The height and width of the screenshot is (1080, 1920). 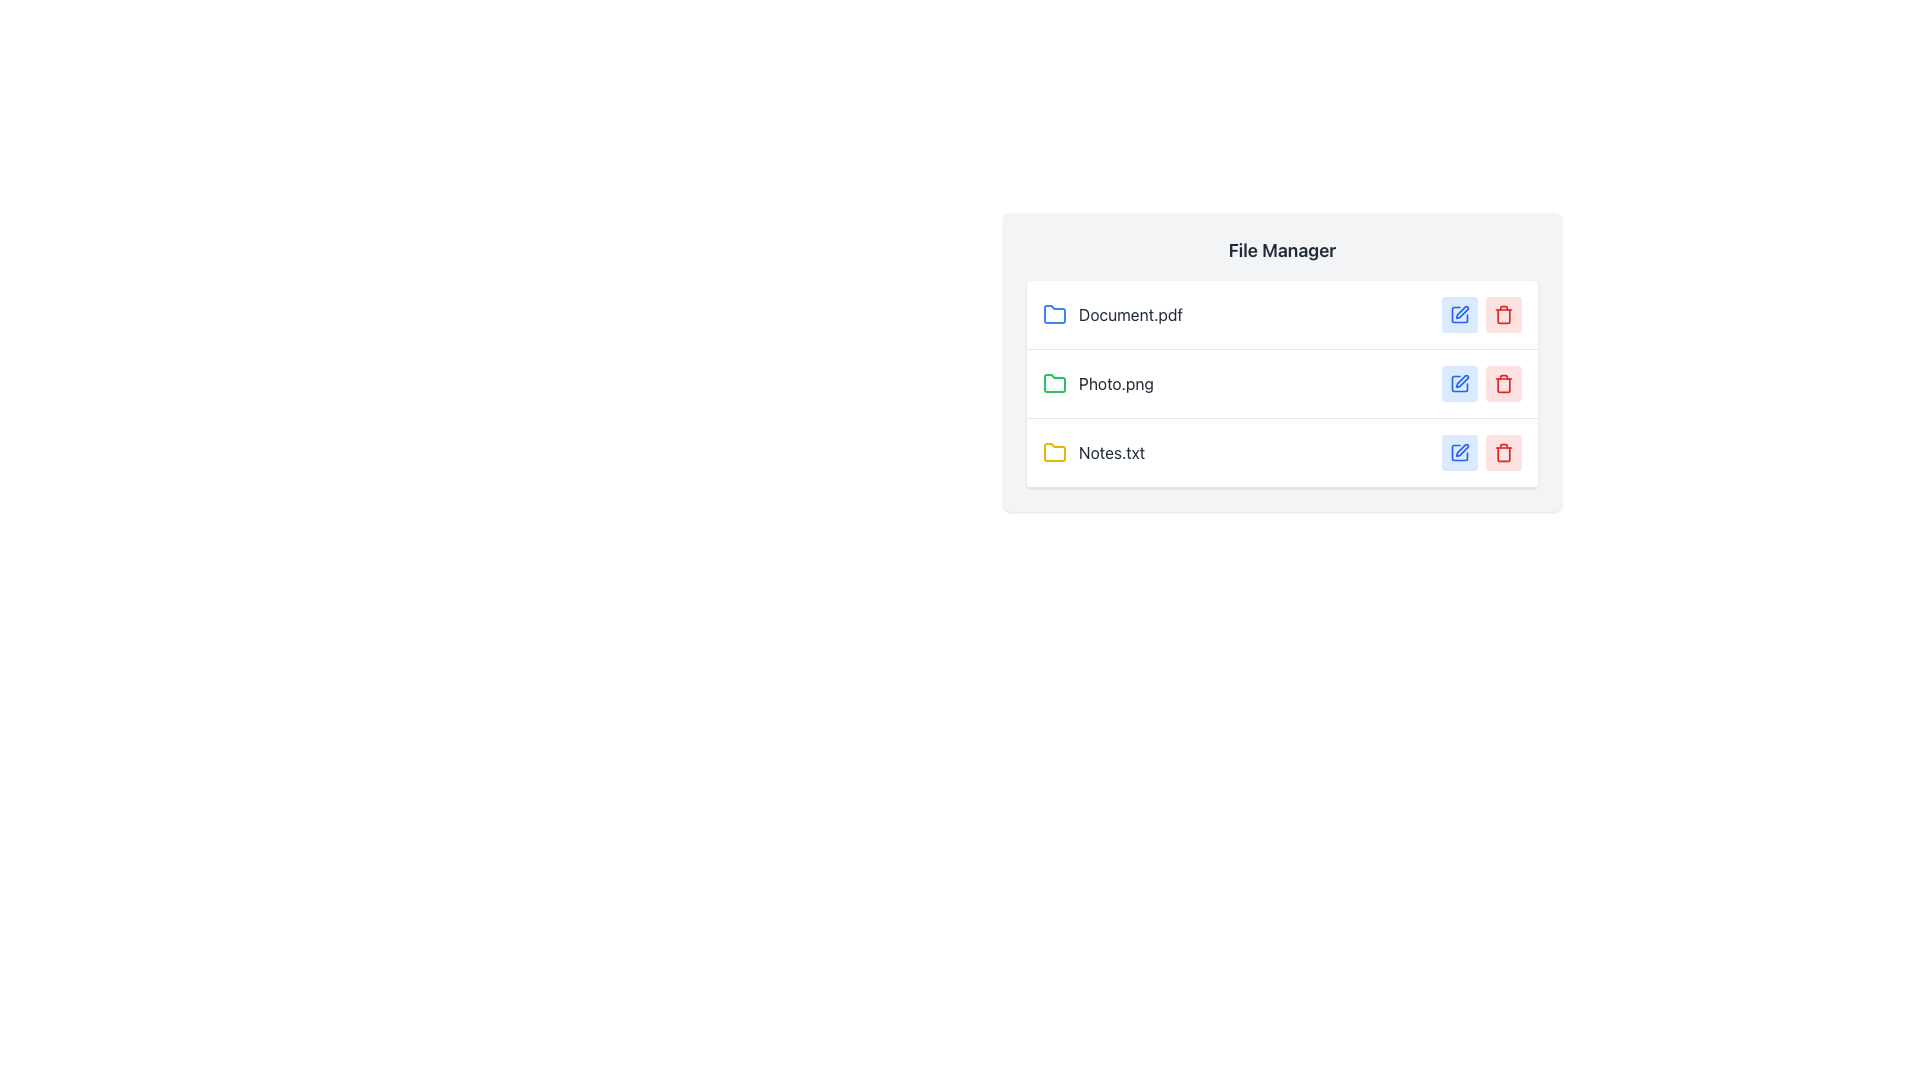 What do you see at coordinates (1093, 452) in the screenshot?
I see `the file item named 'Notes.txt' in the file manager interface` at bounding box center [1093, 452].